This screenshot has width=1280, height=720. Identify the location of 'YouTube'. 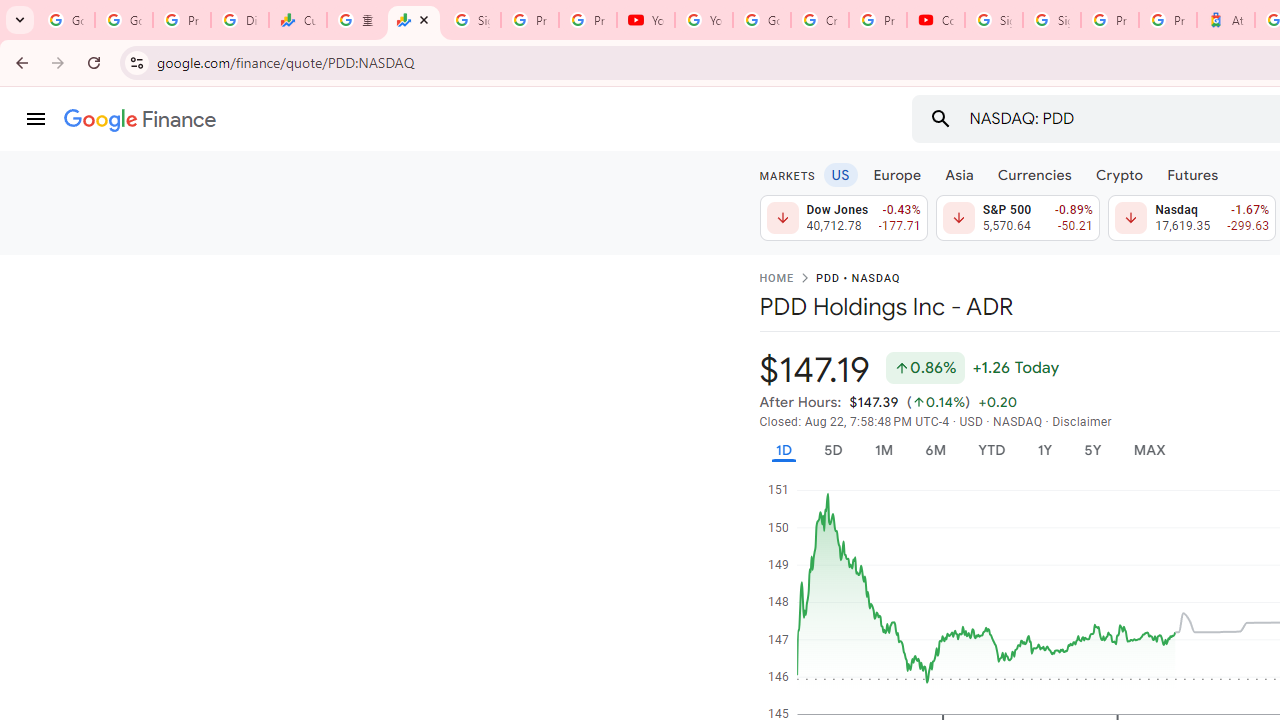
(704, 20).